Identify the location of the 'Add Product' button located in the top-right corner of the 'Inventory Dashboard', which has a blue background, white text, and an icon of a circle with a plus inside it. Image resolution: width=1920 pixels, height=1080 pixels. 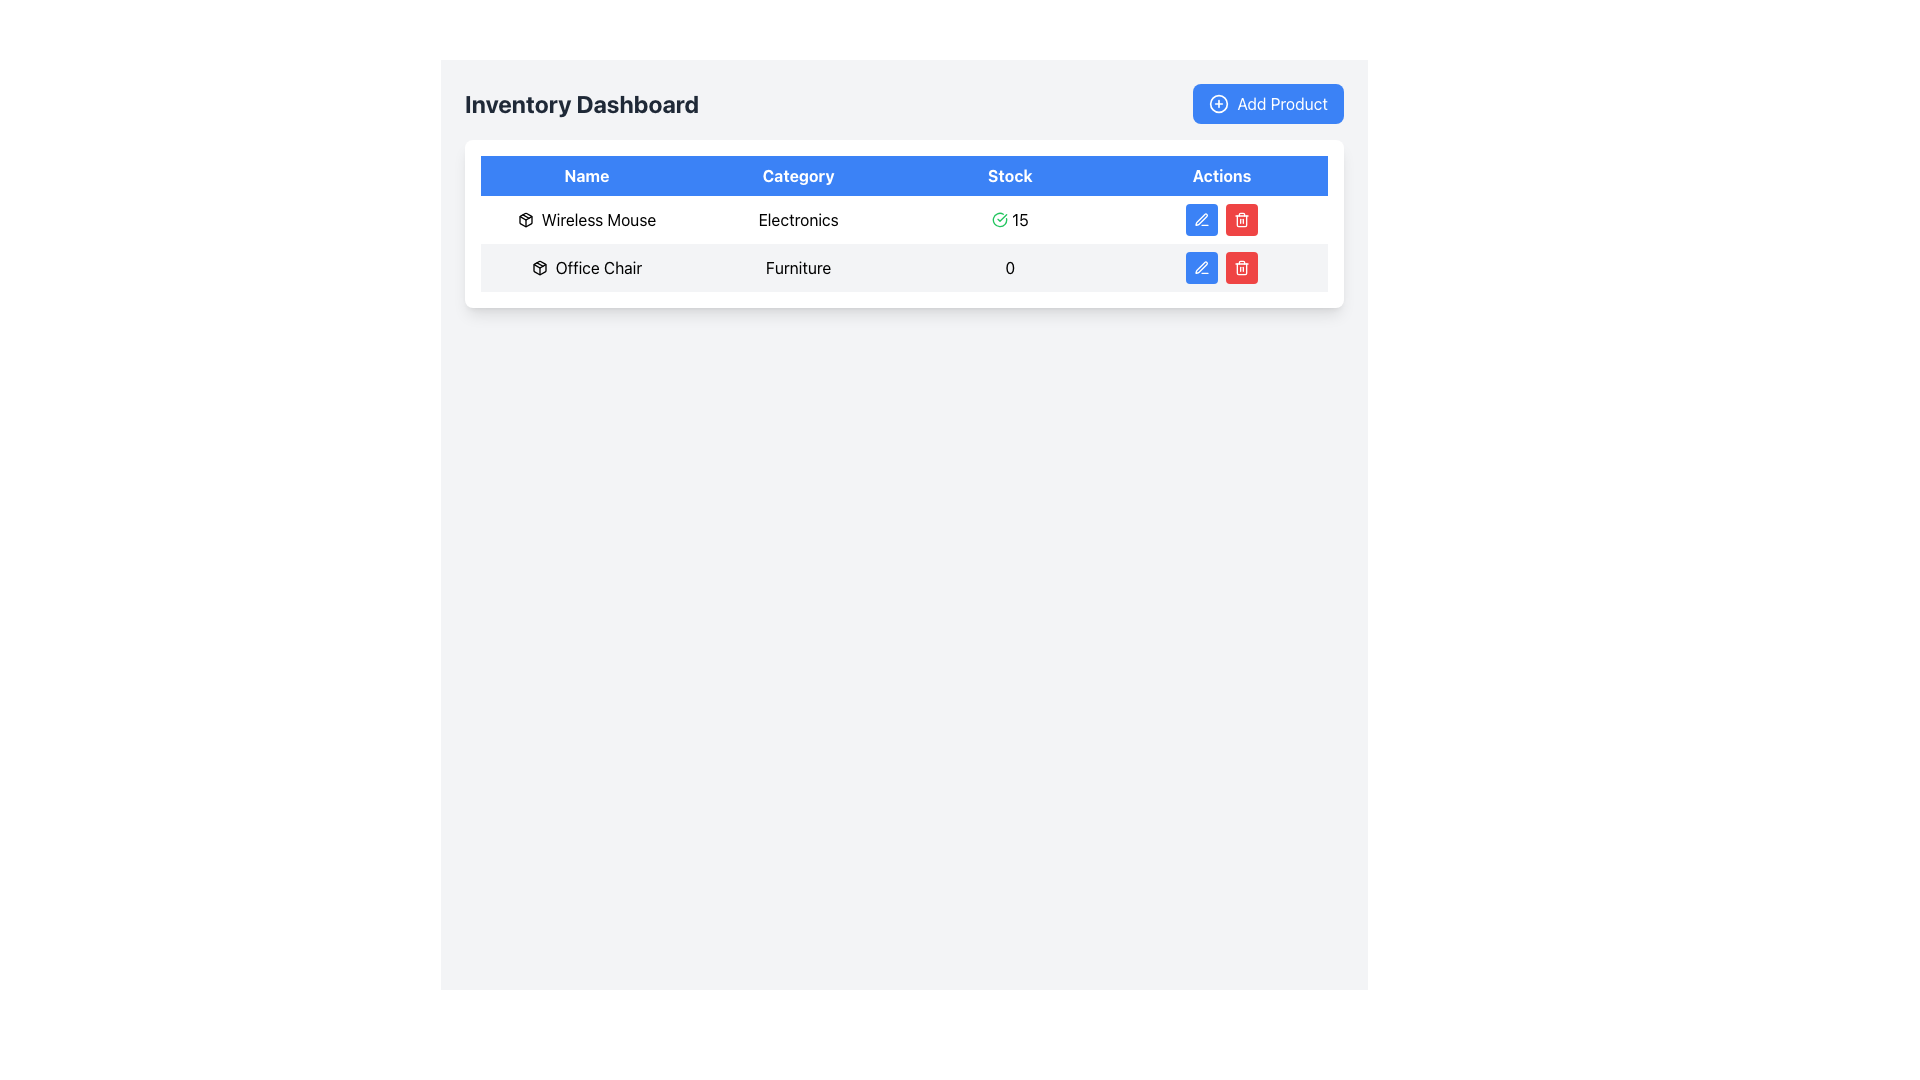
(1267, 104).